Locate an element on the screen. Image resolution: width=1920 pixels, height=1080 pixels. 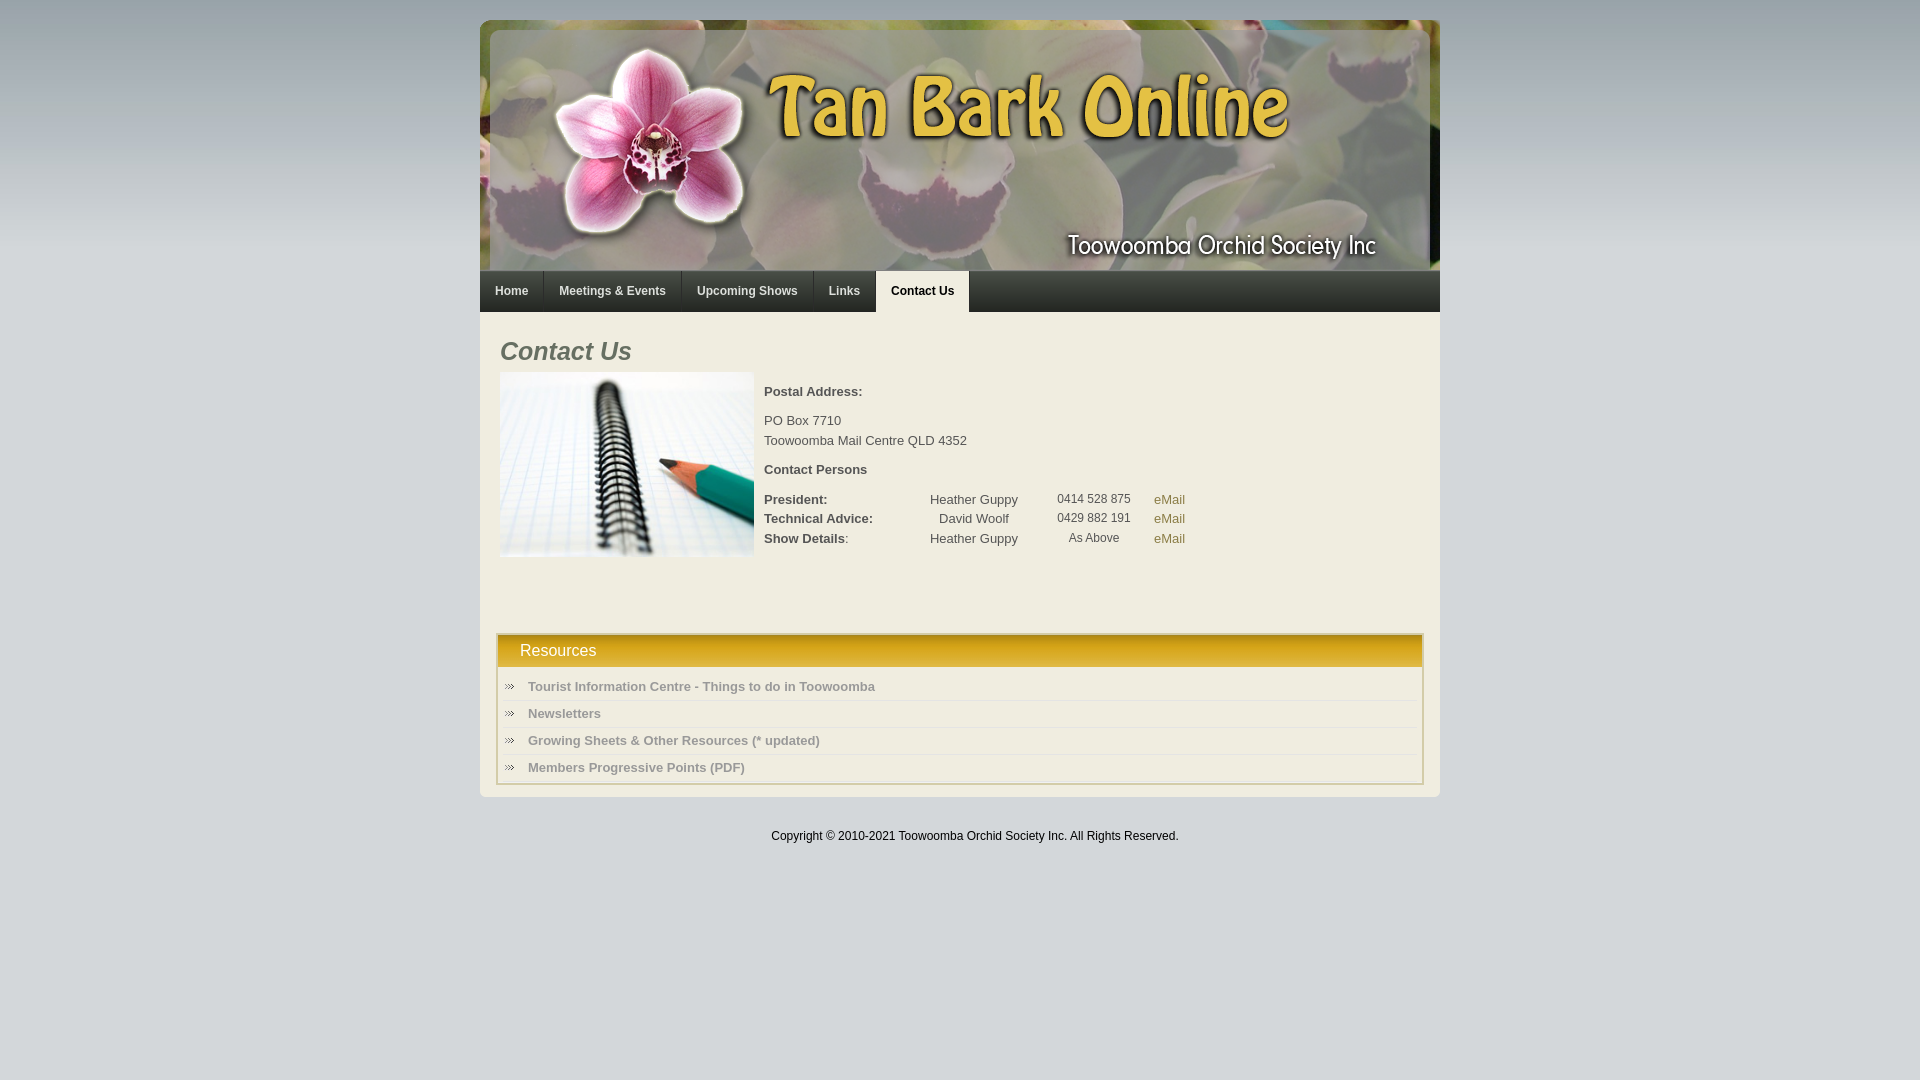
'Newsletters' is located at coordinates (960, 712).